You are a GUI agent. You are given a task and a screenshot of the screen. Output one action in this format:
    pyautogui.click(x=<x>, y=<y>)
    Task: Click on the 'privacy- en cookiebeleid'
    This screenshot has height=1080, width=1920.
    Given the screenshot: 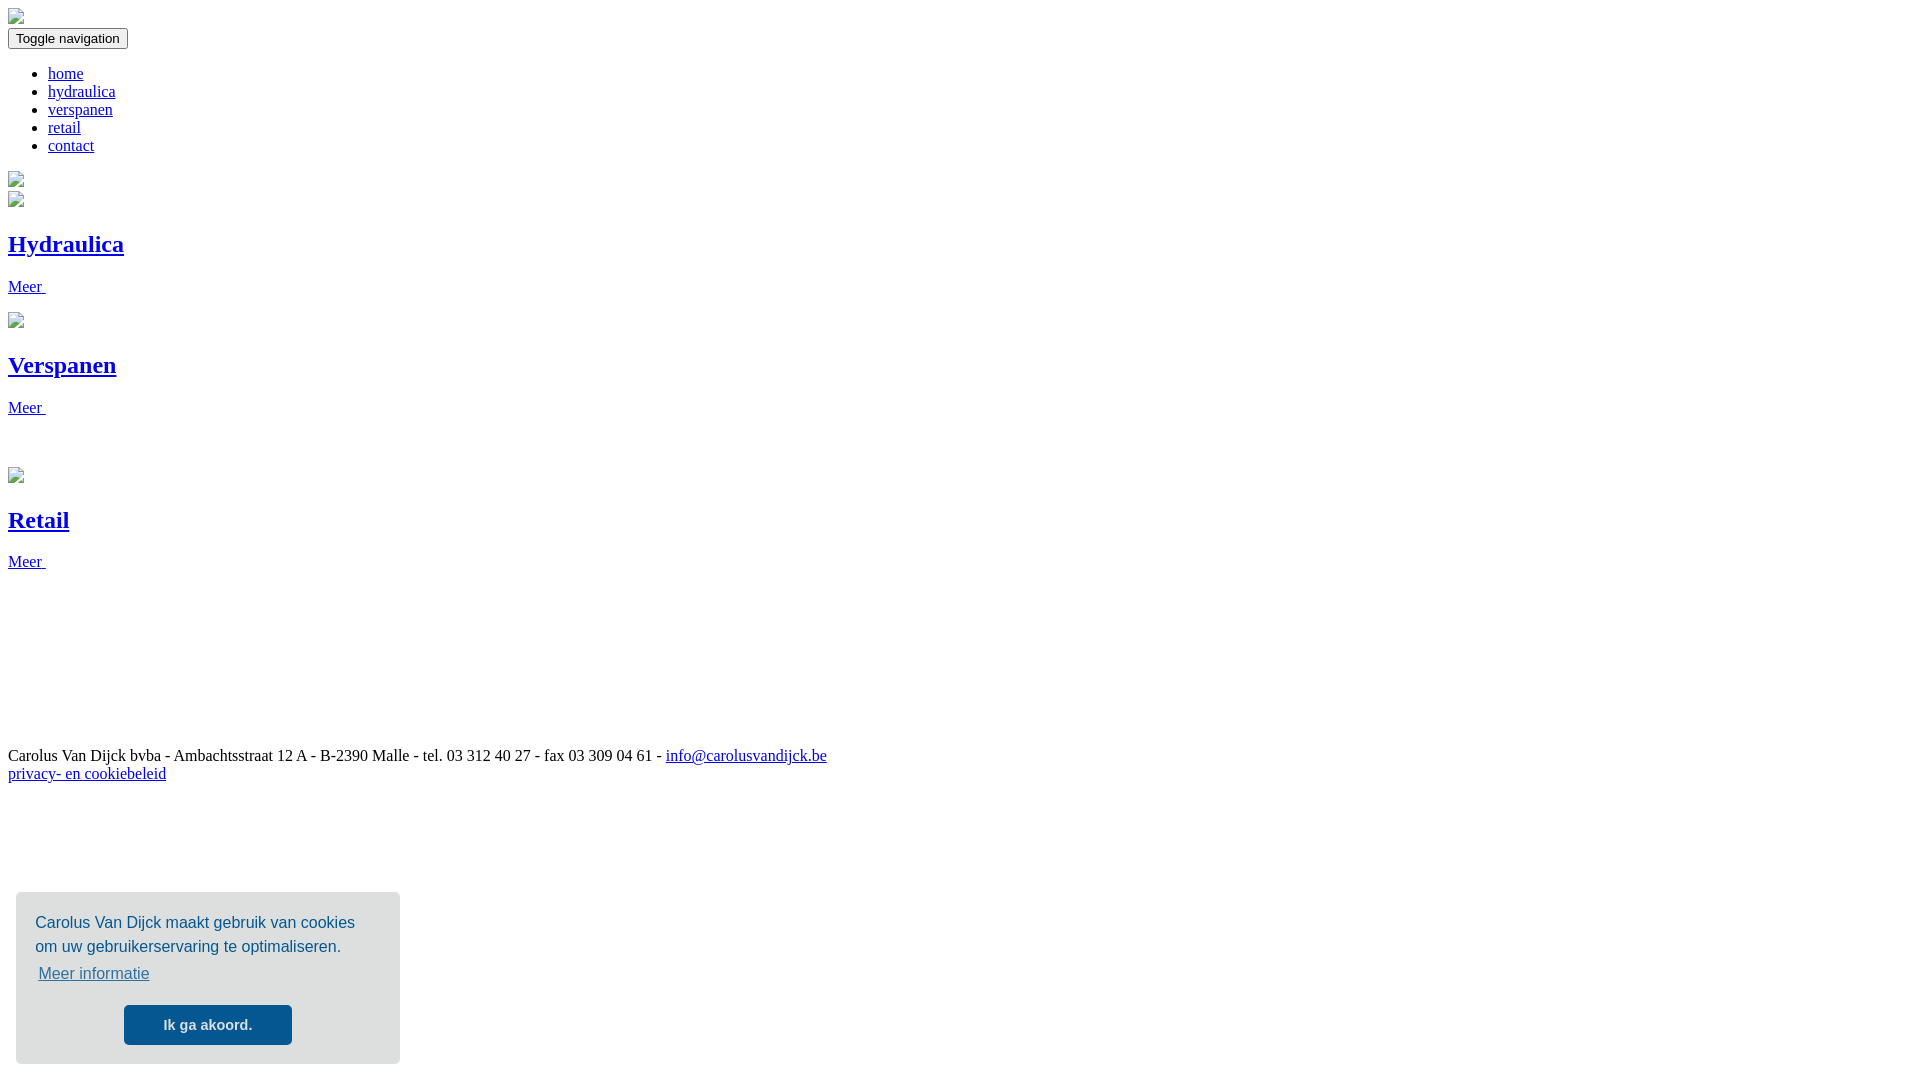 What is the action you would take?
    pyautogui.click(x=85, y=772)
    